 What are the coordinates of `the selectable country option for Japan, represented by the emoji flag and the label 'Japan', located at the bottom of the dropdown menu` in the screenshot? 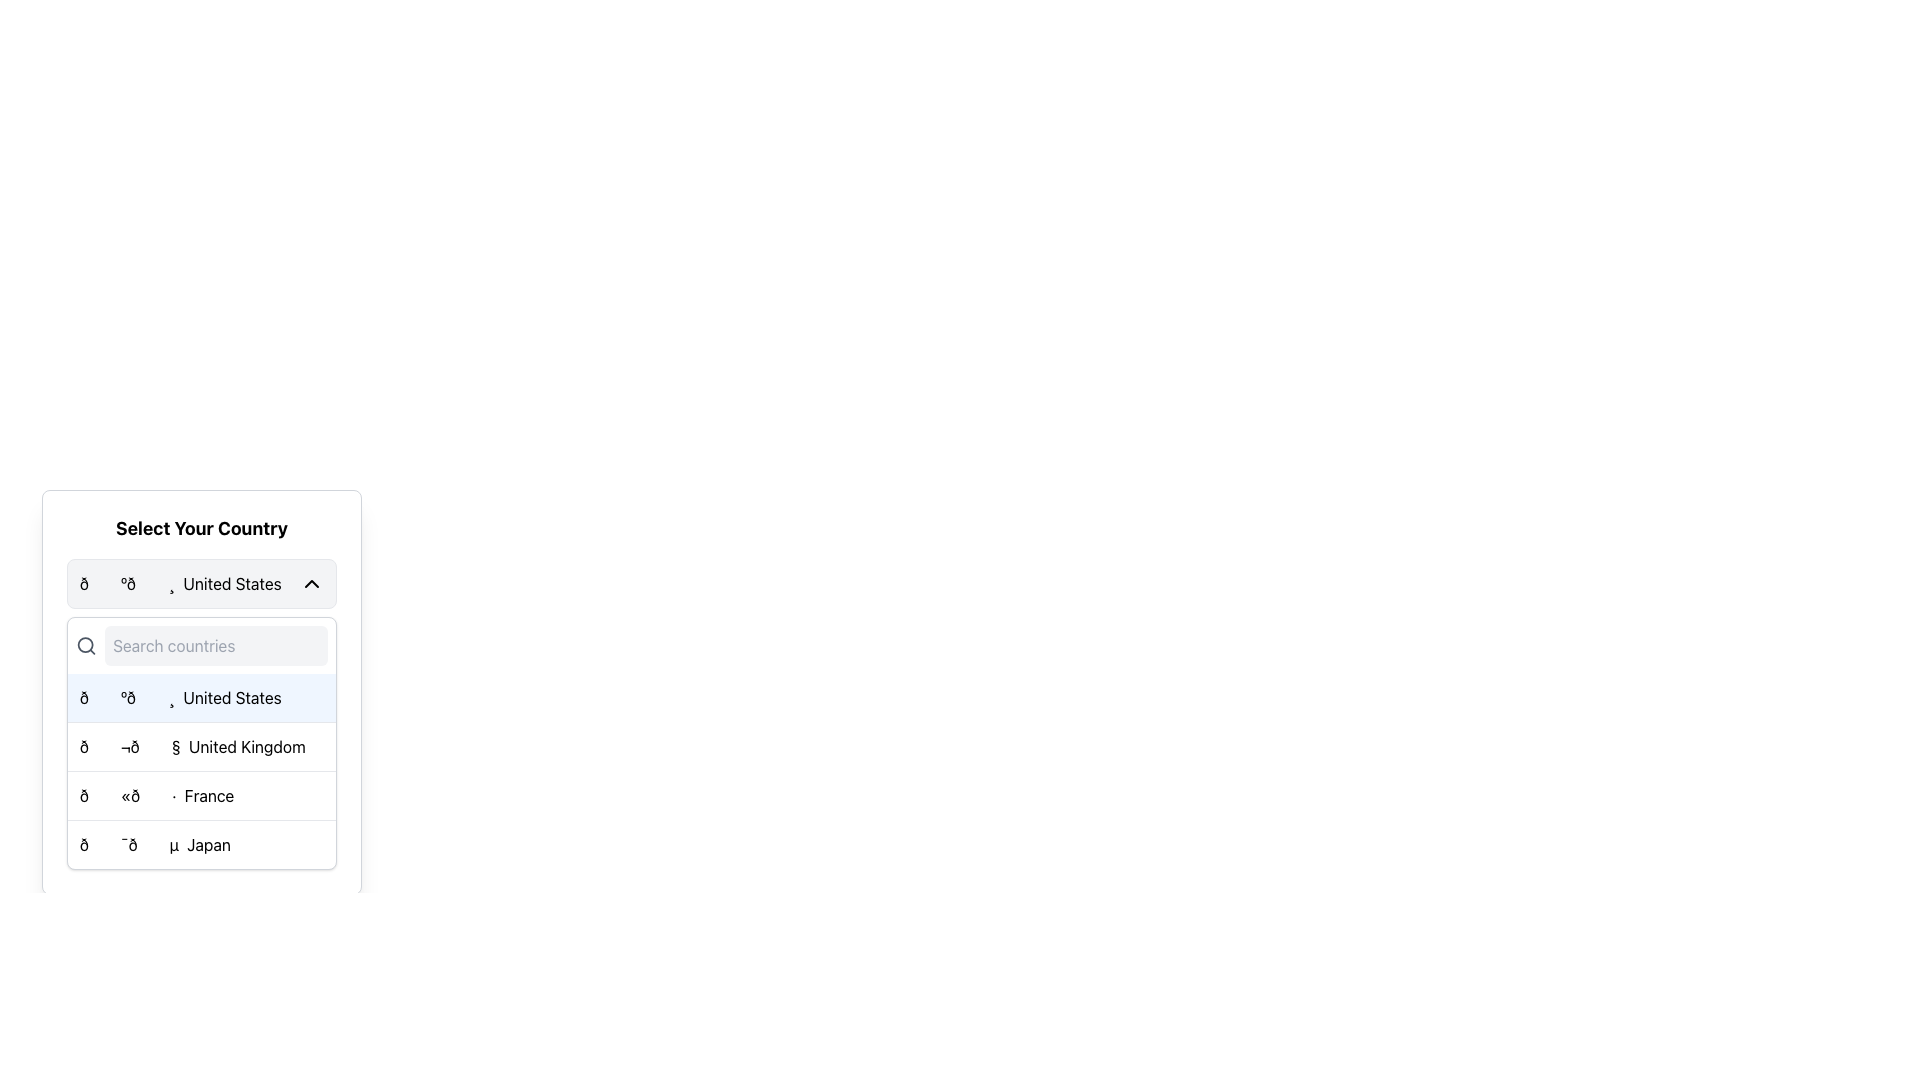 It's located at (201, 844).